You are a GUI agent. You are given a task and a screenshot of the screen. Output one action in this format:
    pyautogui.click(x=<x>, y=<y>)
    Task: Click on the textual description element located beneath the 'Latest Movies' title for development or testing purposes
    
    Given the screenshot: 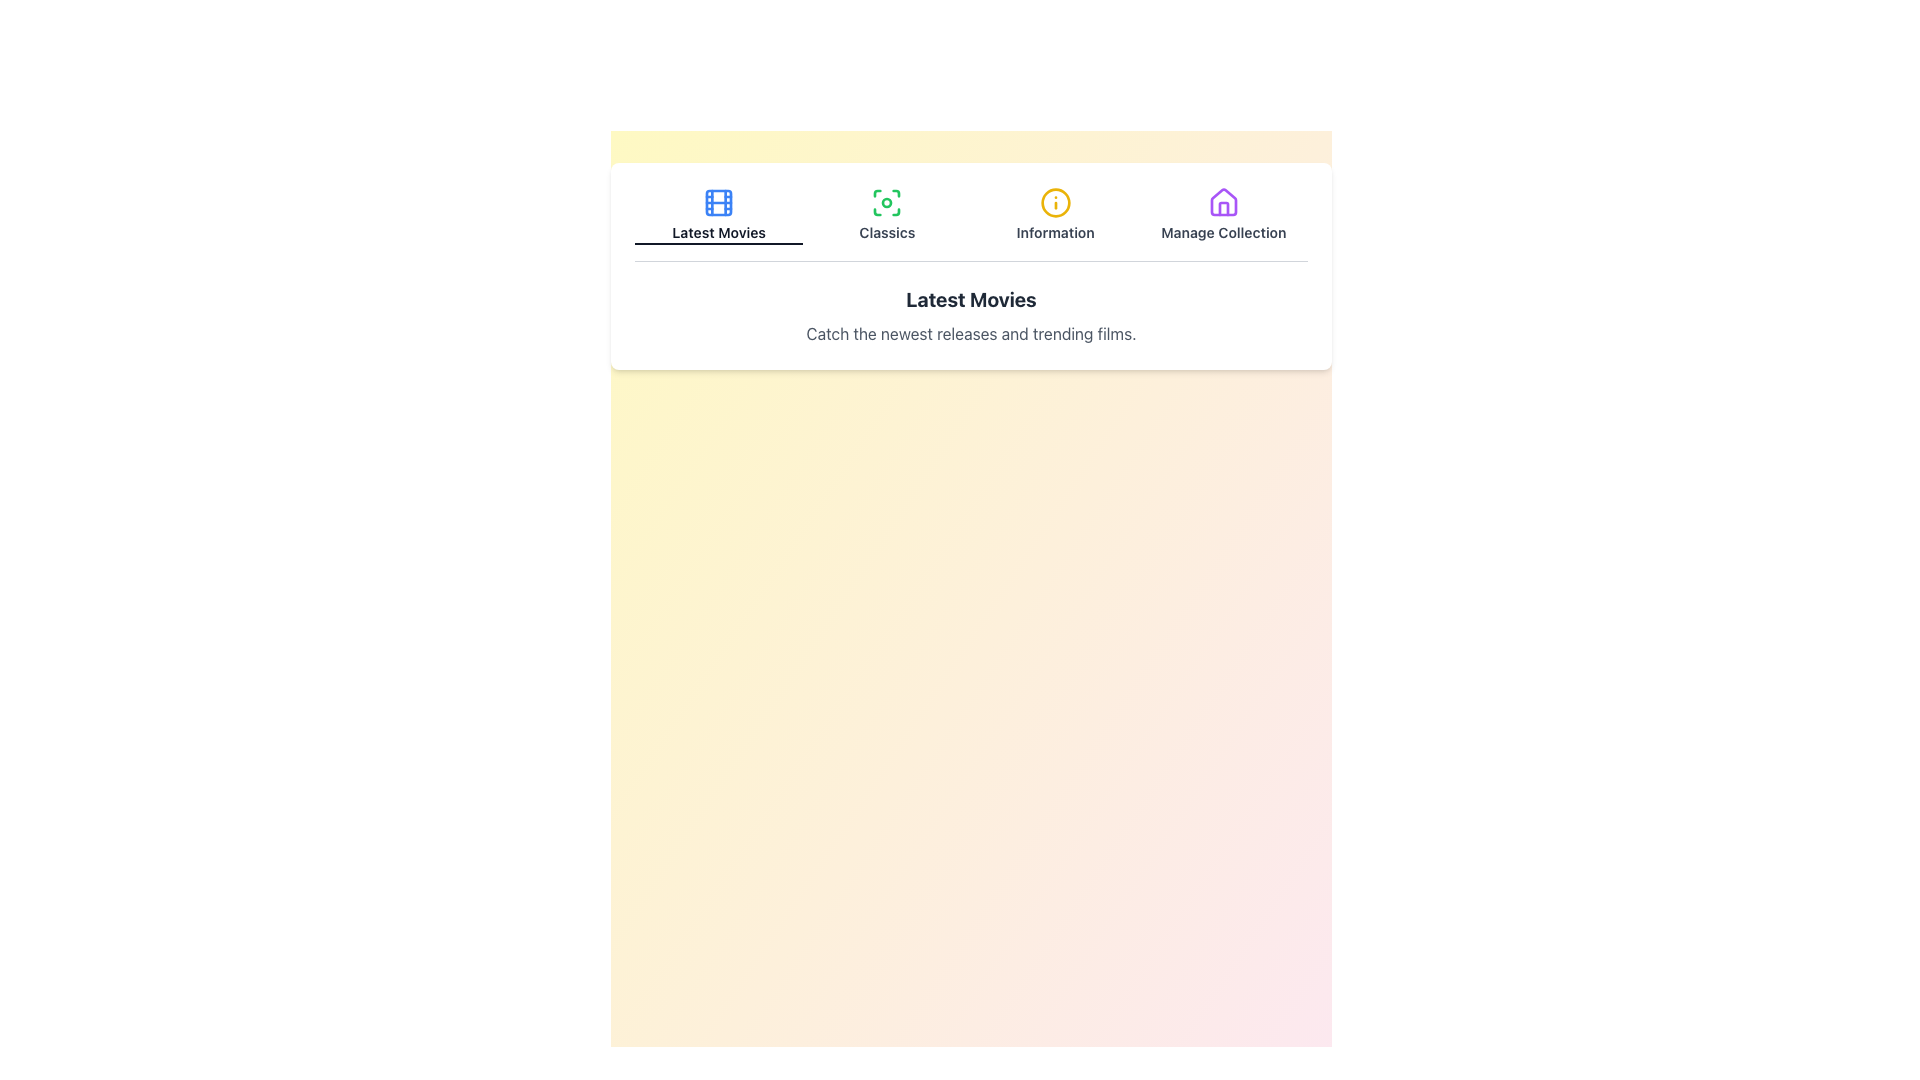 What is the action you would take?
    pyautogui.click(x=971, y=333)
    